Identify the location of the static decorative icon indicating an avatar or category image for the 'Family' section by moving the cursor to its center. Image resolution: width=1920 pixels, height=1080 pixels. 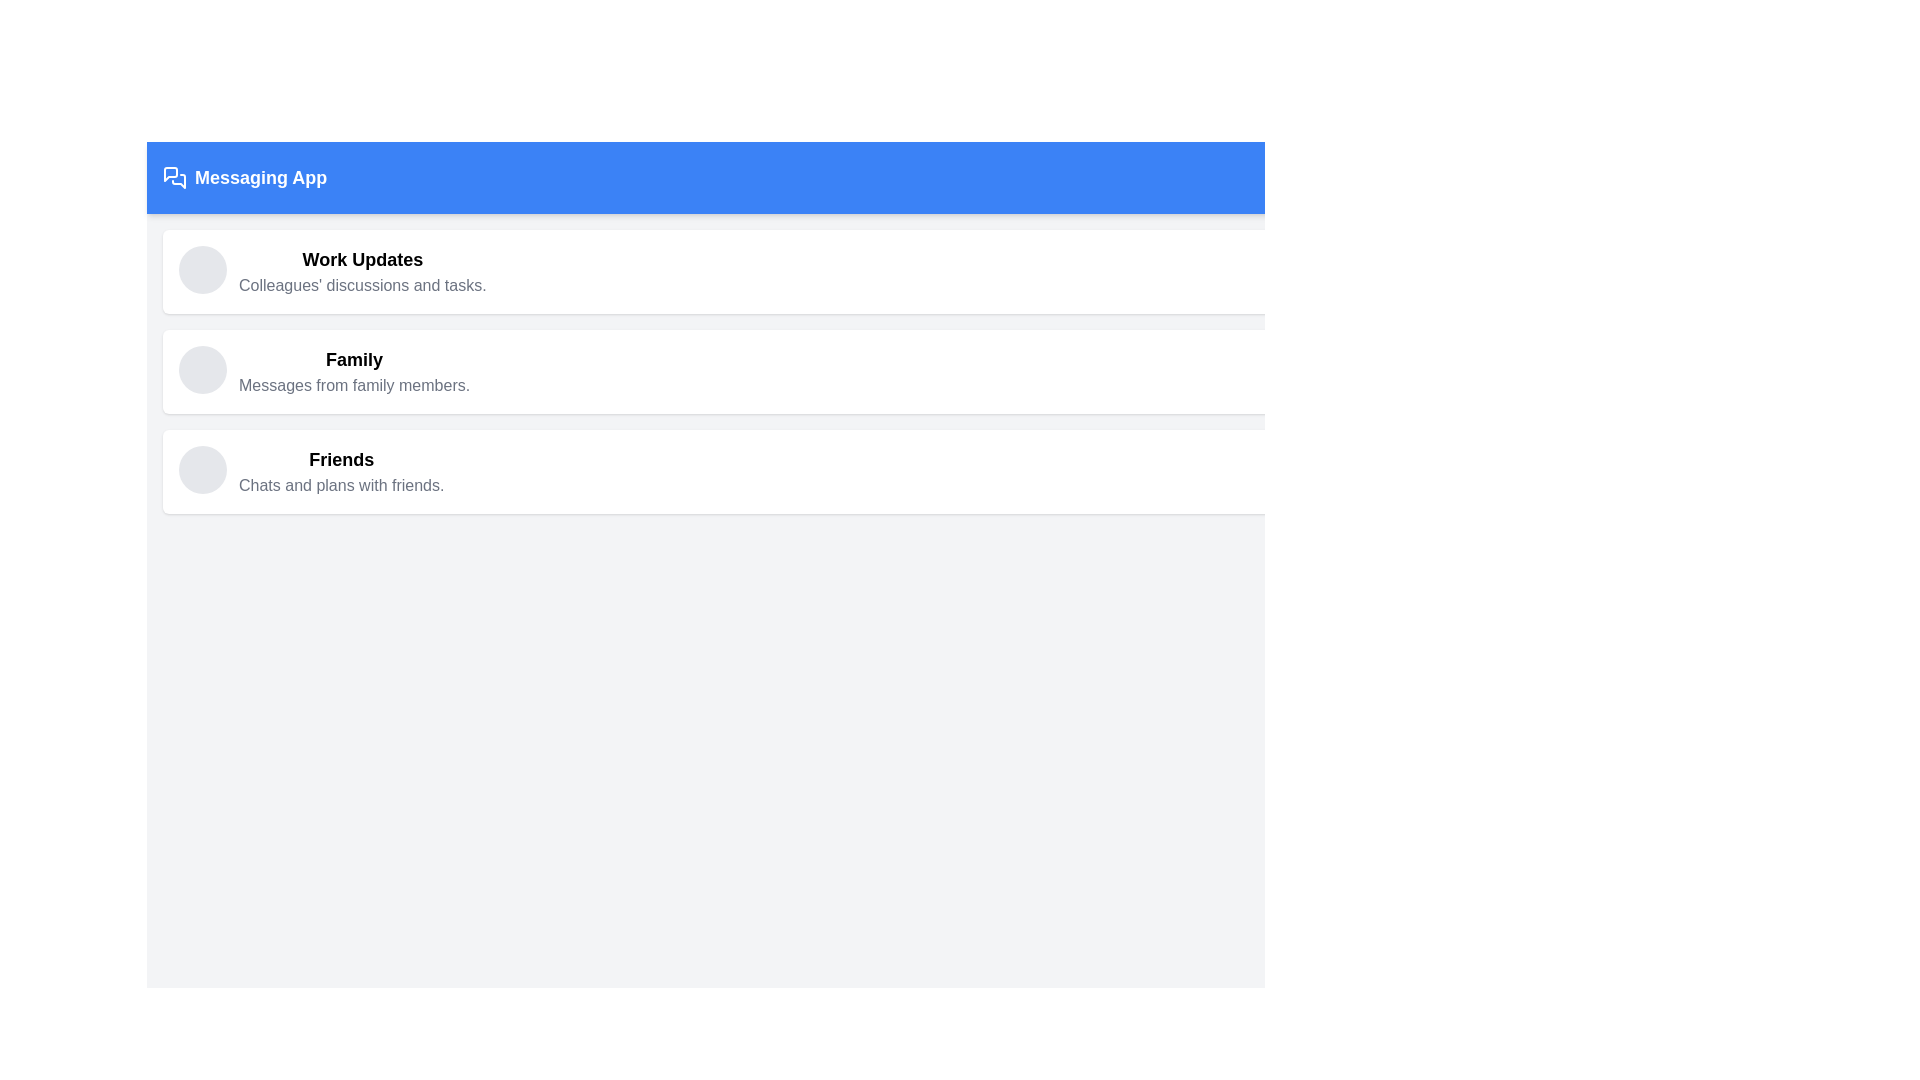
(202, 370).